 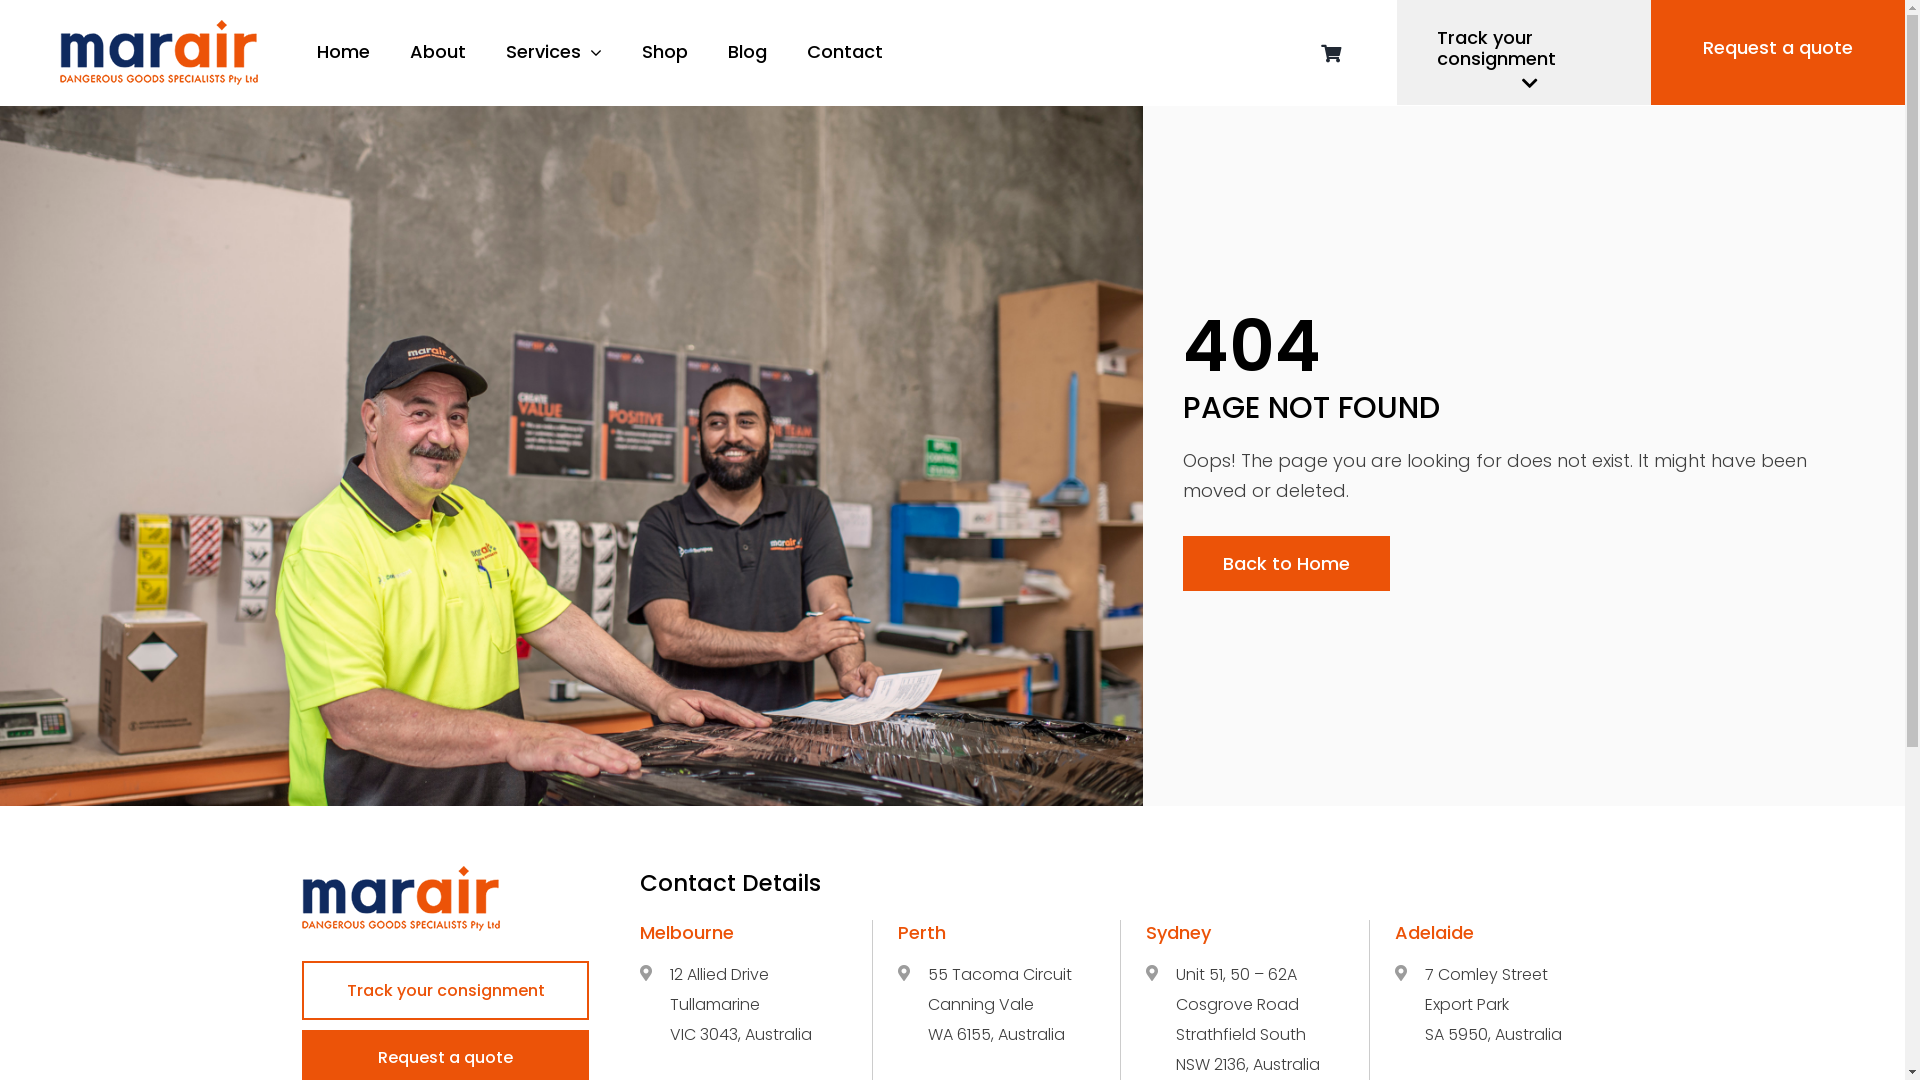 I want to click on 'Shop', so click(x=665, y=51).